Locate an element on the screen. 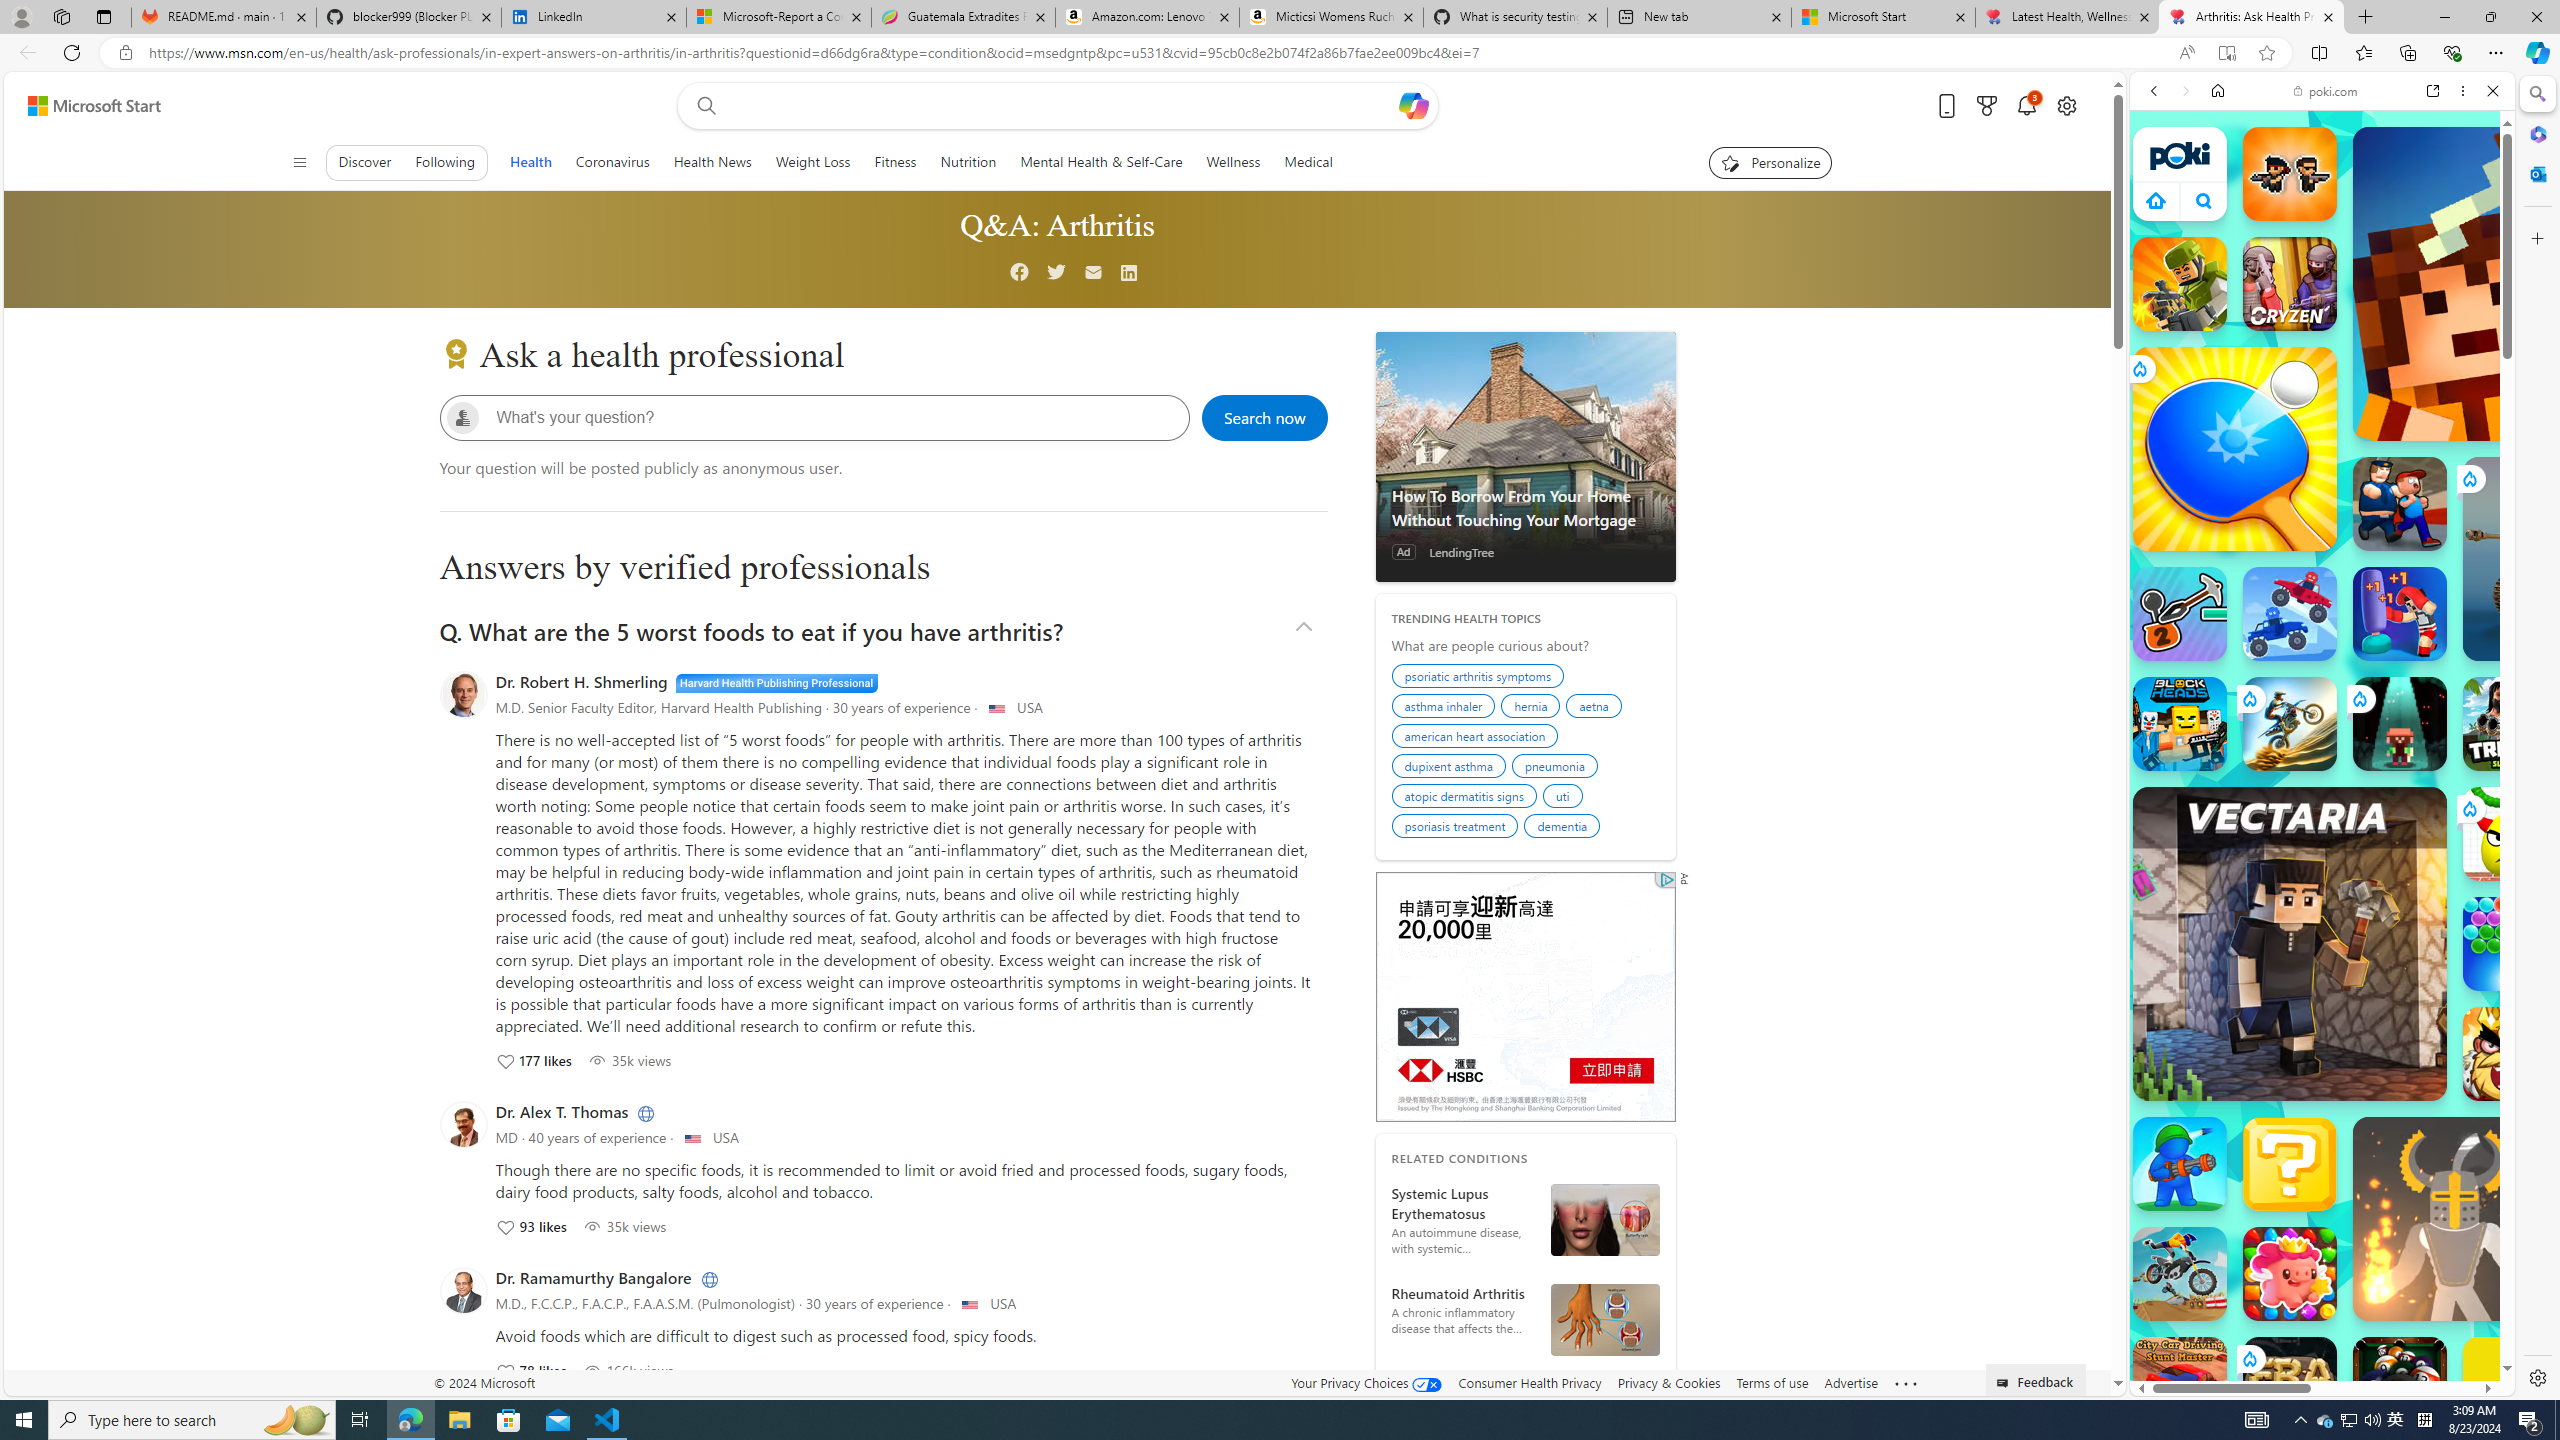  'Tribals.io Tribals.io' is located at coordinates (2510, 723).